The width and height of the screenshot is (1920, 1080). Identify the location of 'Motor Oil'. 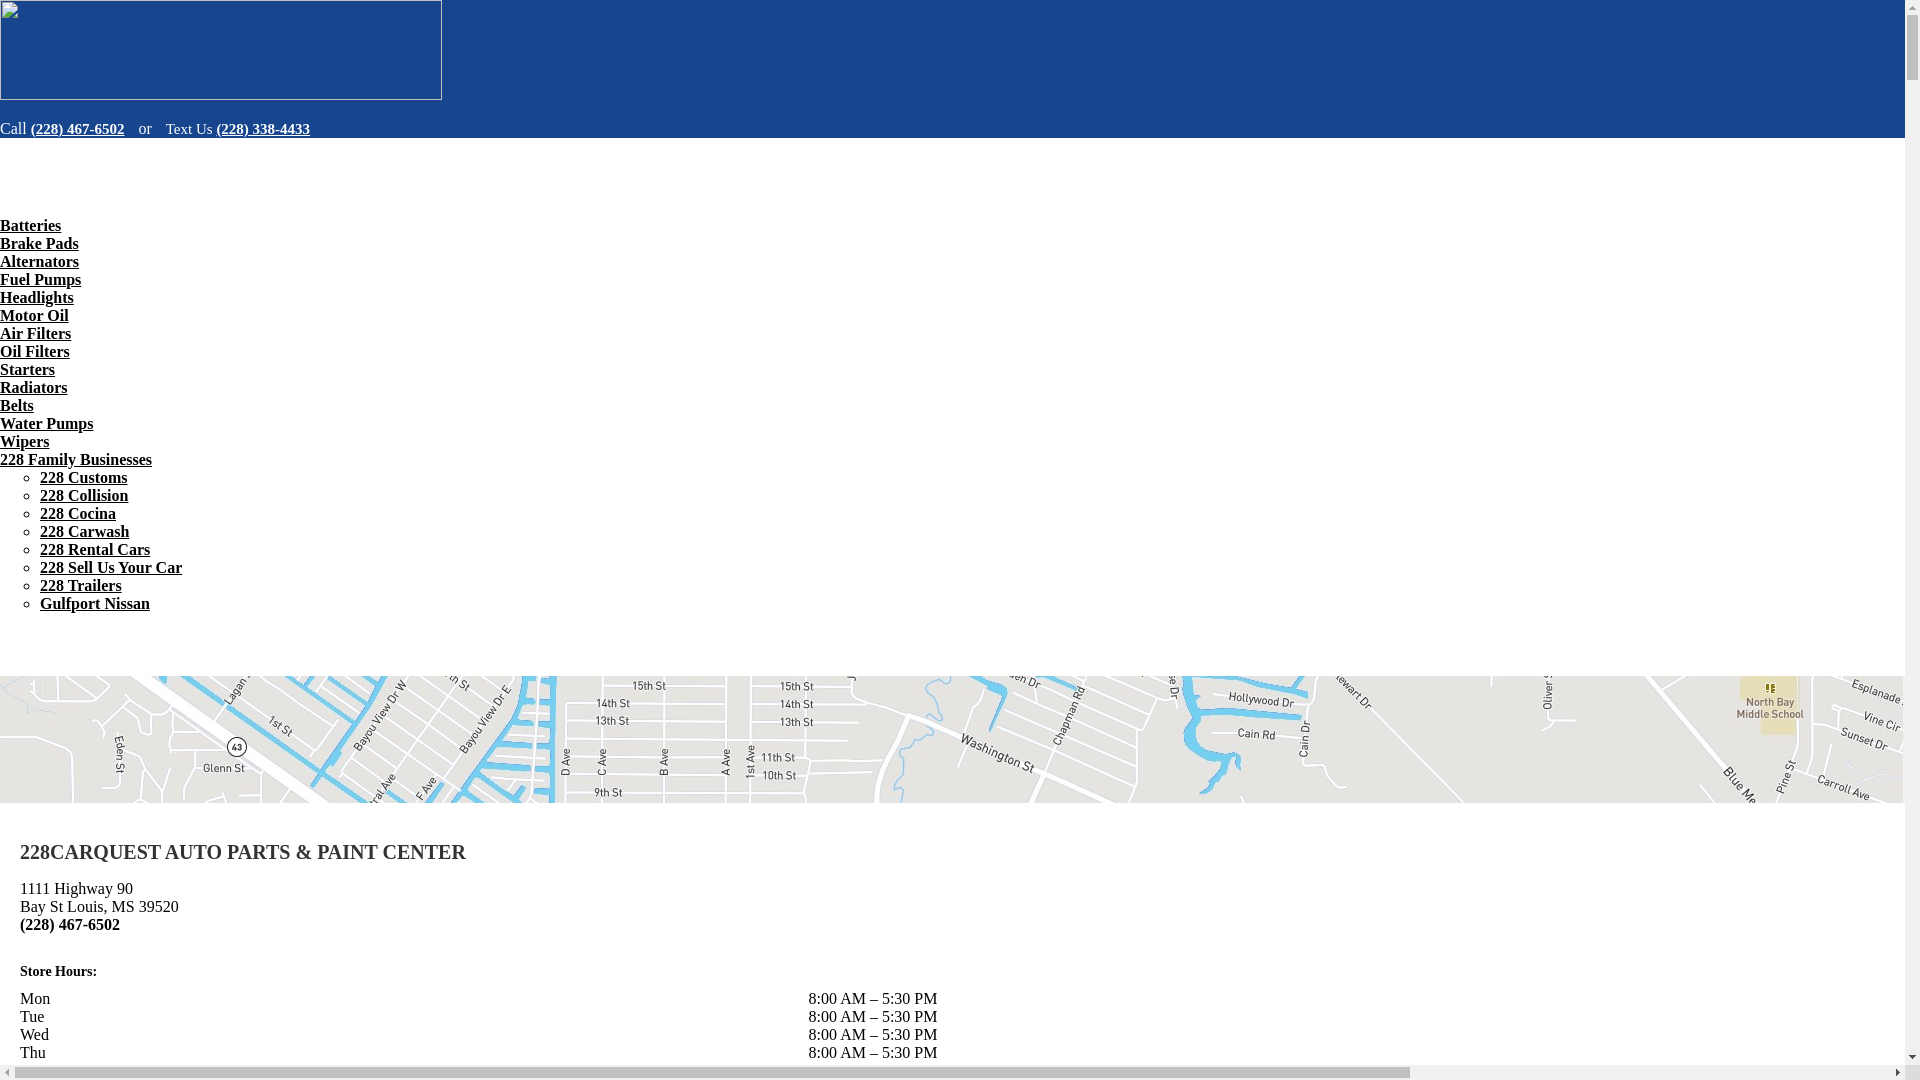
(34, 315).